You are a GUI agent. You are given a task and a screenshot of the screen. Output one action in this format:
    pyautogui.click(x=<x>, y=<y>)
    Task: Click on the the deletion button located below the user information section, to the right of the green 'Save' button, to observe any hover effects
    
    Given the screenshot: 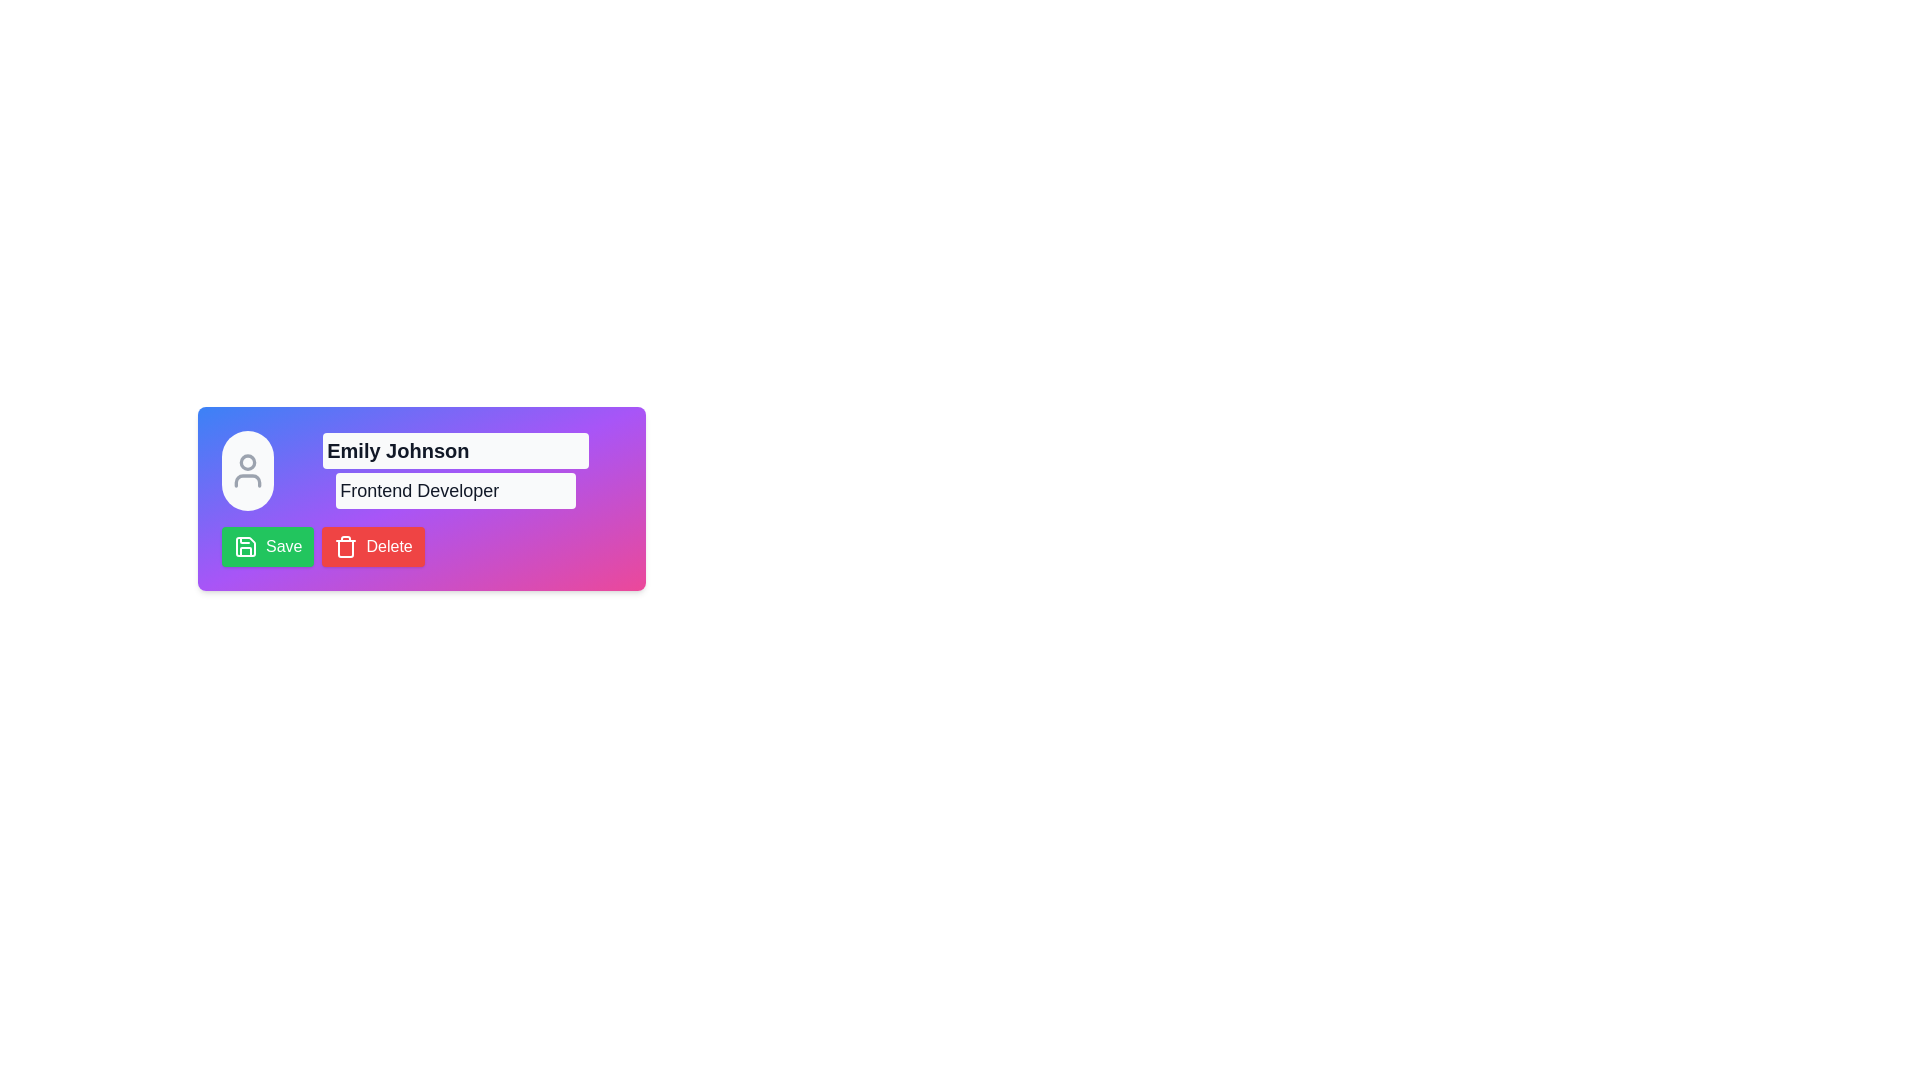 What is the action you would take?
    pyautogui.click(x=373, y=547)
    